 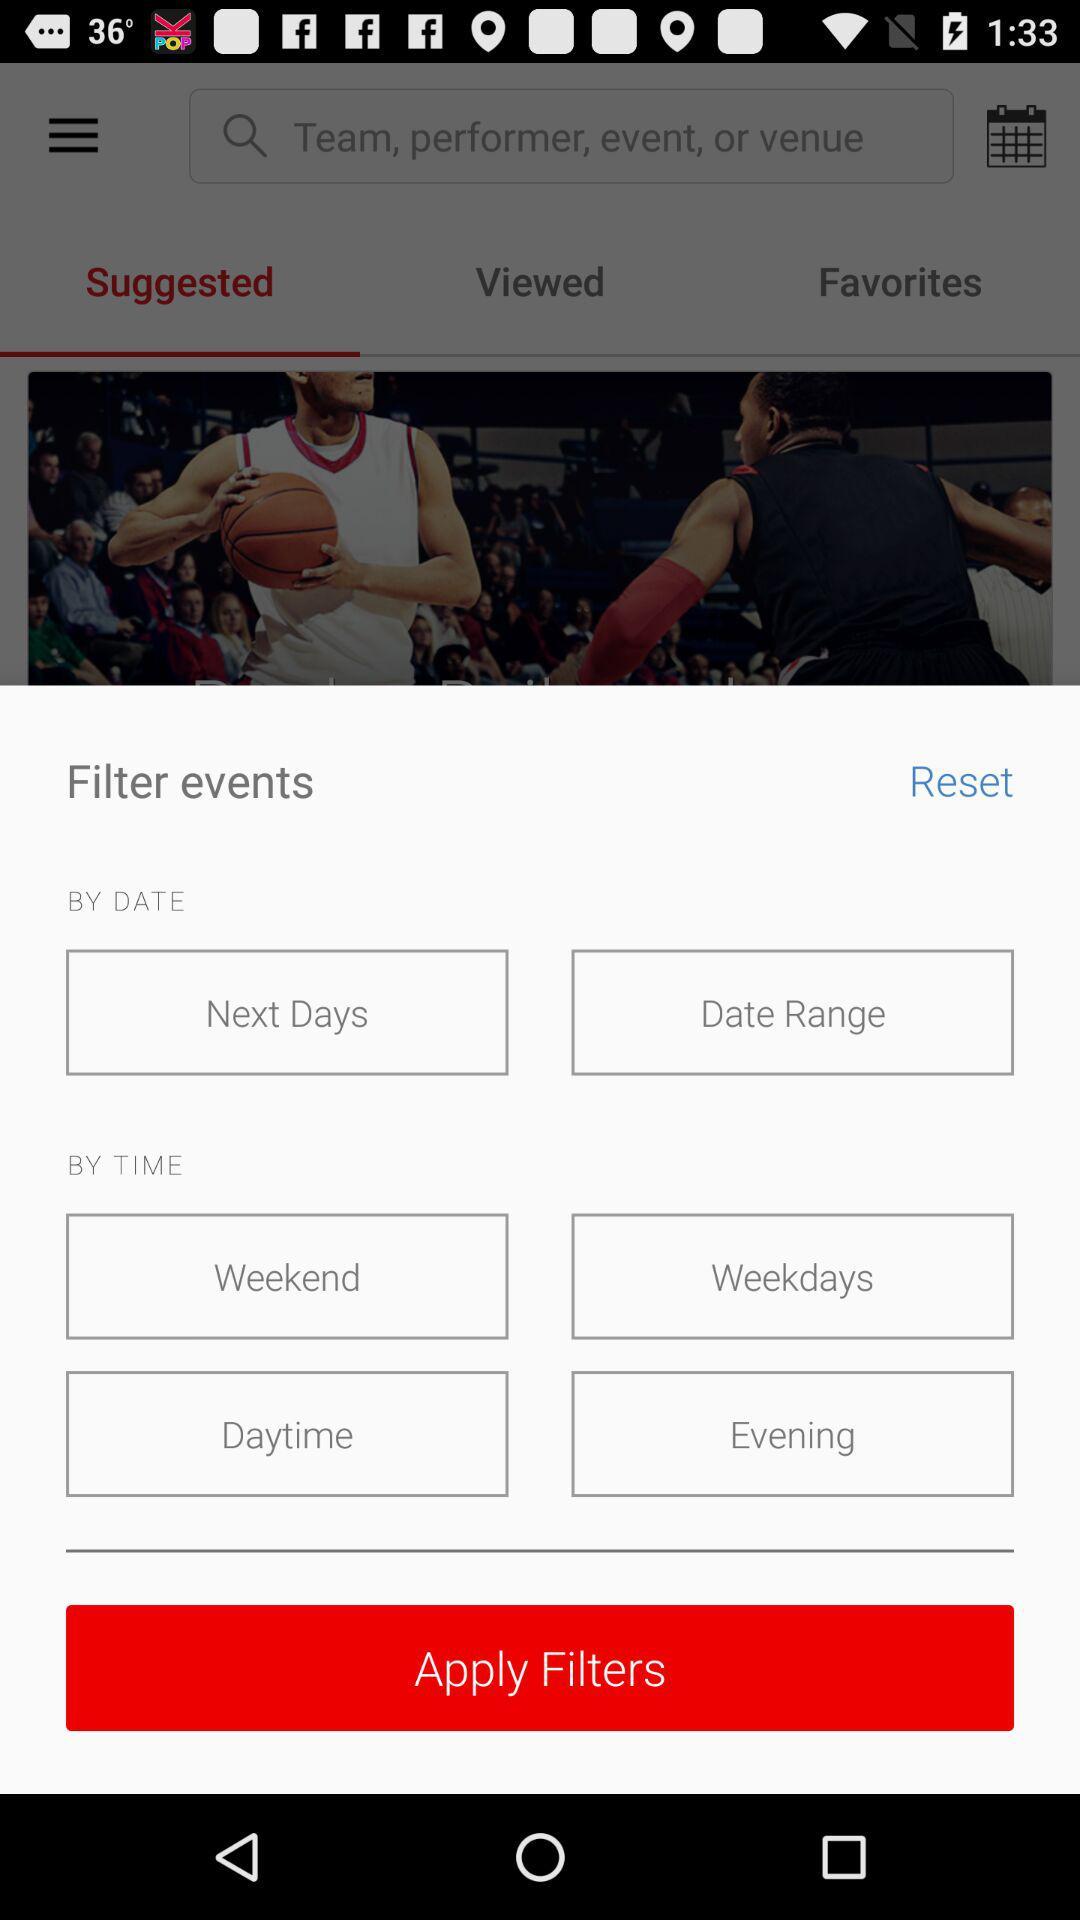 What do you see at coordinates (945, 778) in the screenshot?
I see `reset item` at bounding box center [945, 778].